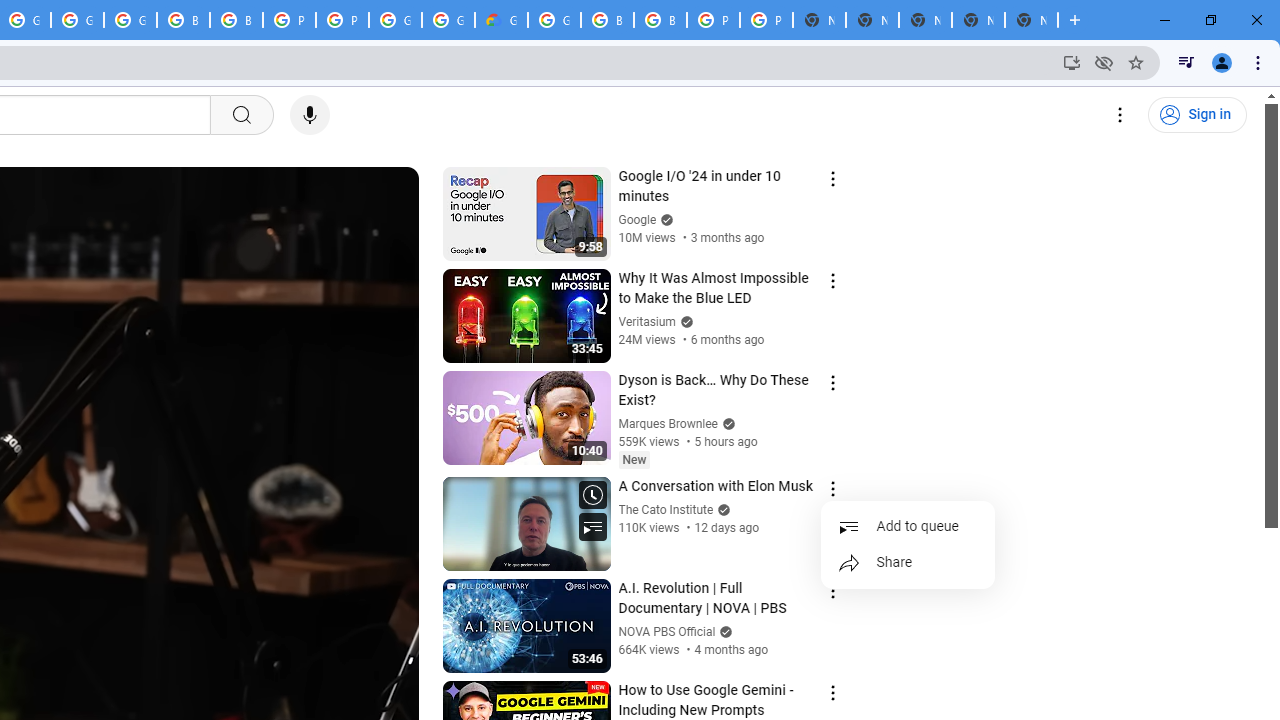 The height and width of the screenshot is (720, 1280). I want to click on 'Add to queue', so click(907, 526).